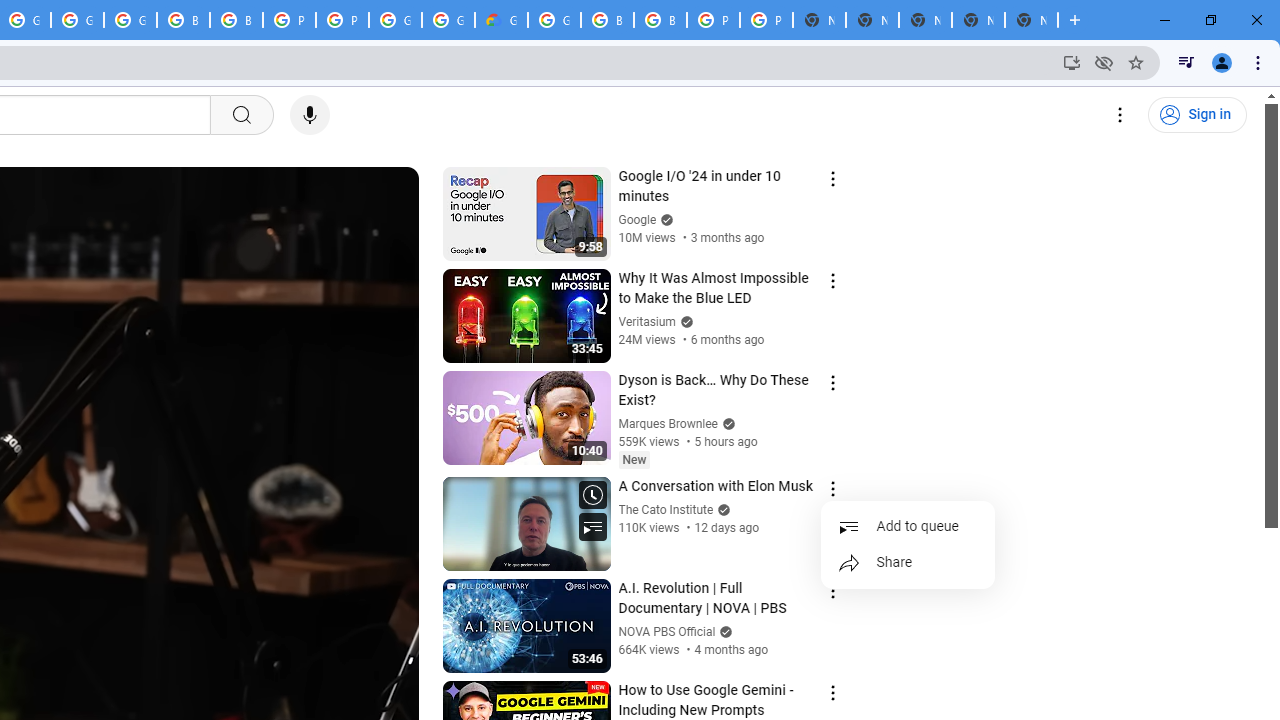 The height and width of the screenshot is (720, 1280). I want to click on 'Add to queue', so click(907, 526).